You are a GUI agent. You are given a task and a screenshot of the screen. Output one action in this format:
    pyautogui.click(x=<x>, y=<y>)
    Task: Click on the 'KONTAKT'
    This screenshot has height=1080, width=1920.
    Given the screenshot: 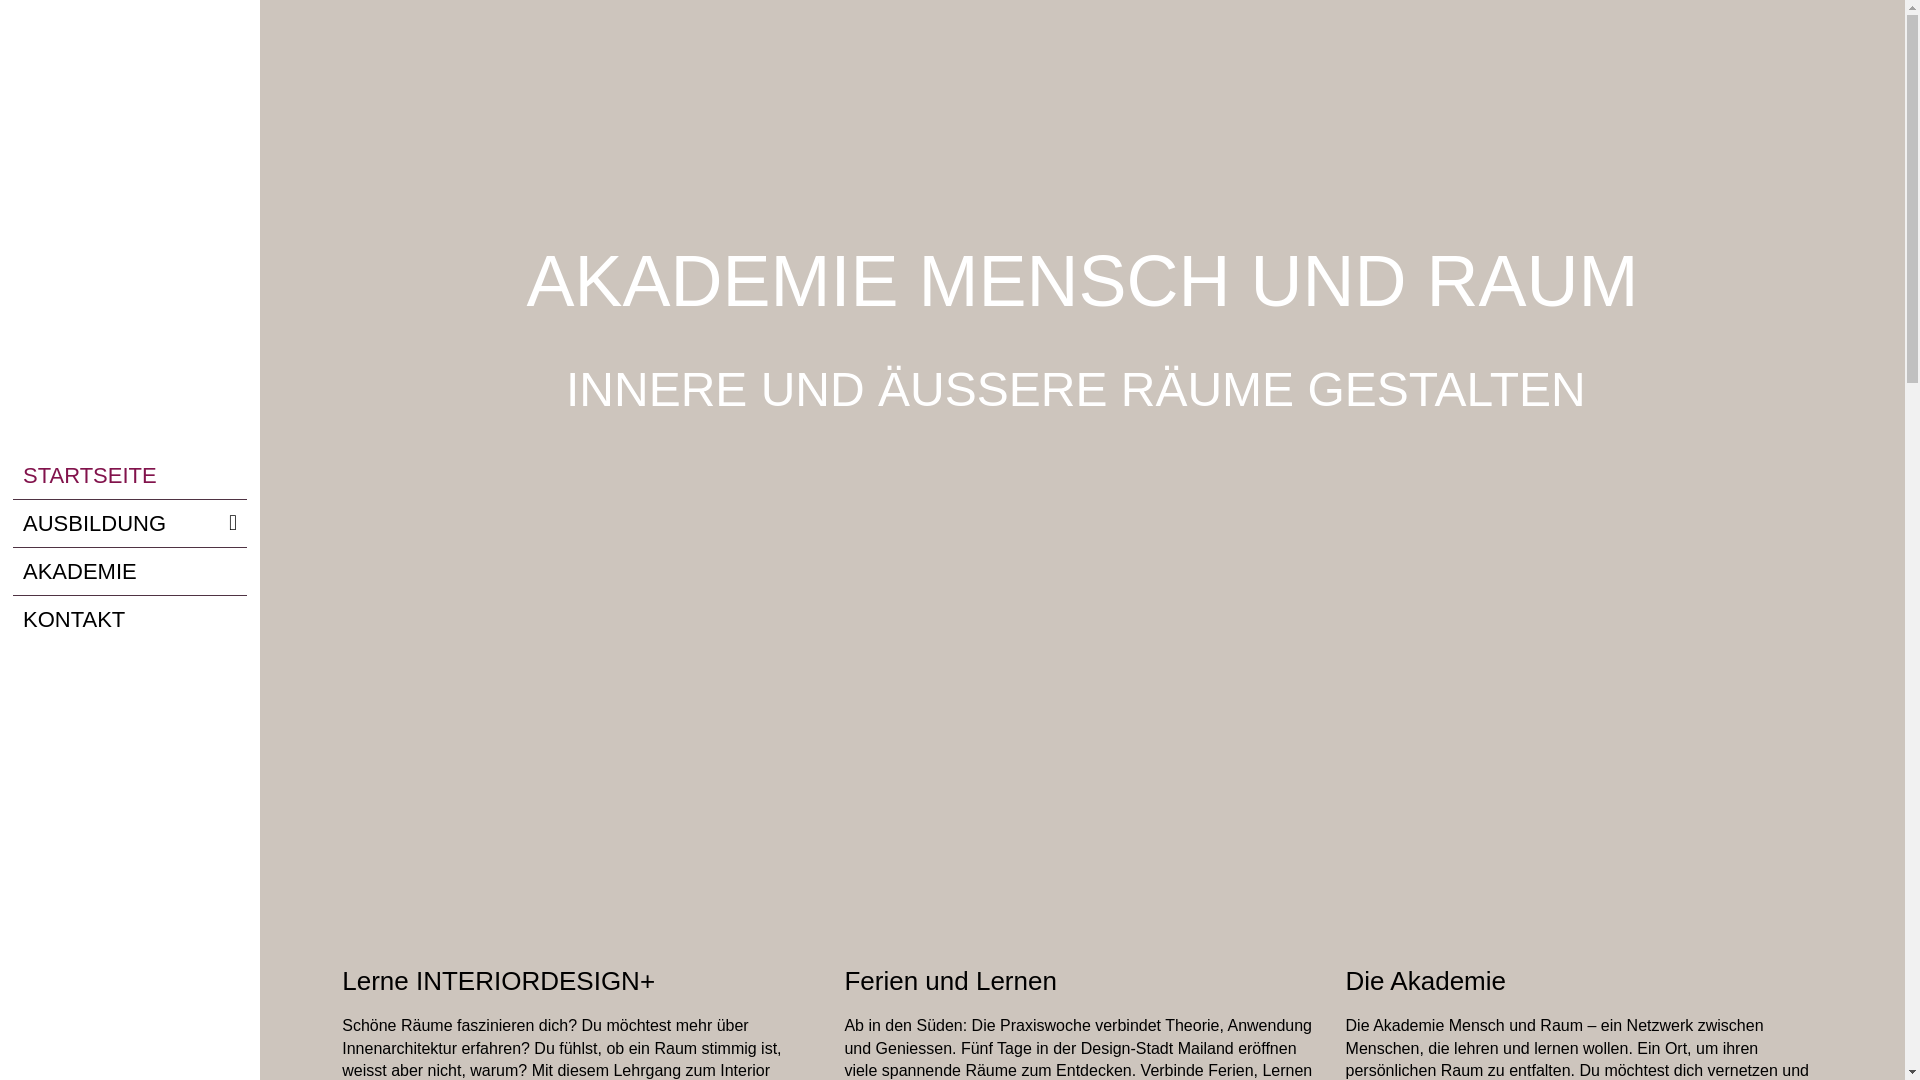 What is the action you would take?
    pyautogui.click(x=128, y=618)
    